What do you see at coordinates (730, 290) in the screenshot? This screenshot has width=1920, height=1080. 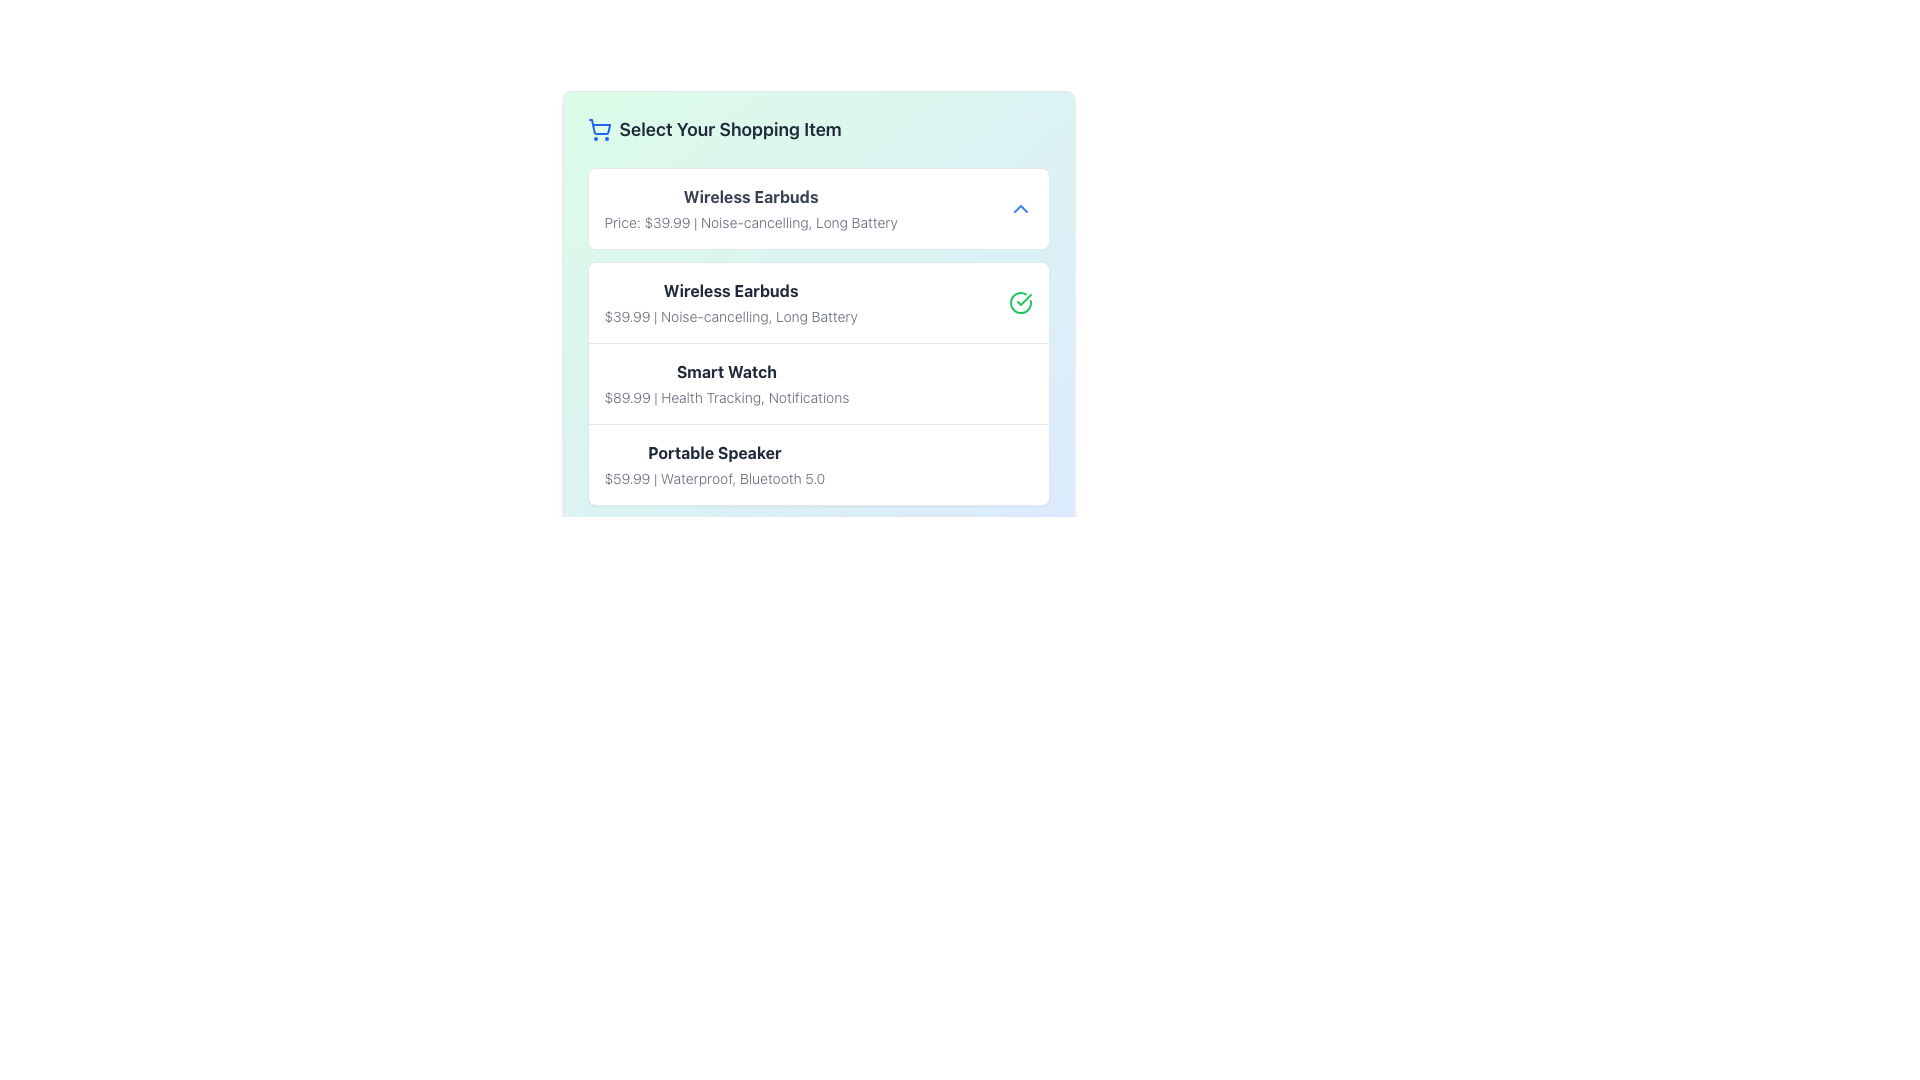 I see `the text label displaying 'Wireless Earbuds' in bold, dark gray font, which serves as the title of the second product in the shopping list` at bounding box center [730, 290].